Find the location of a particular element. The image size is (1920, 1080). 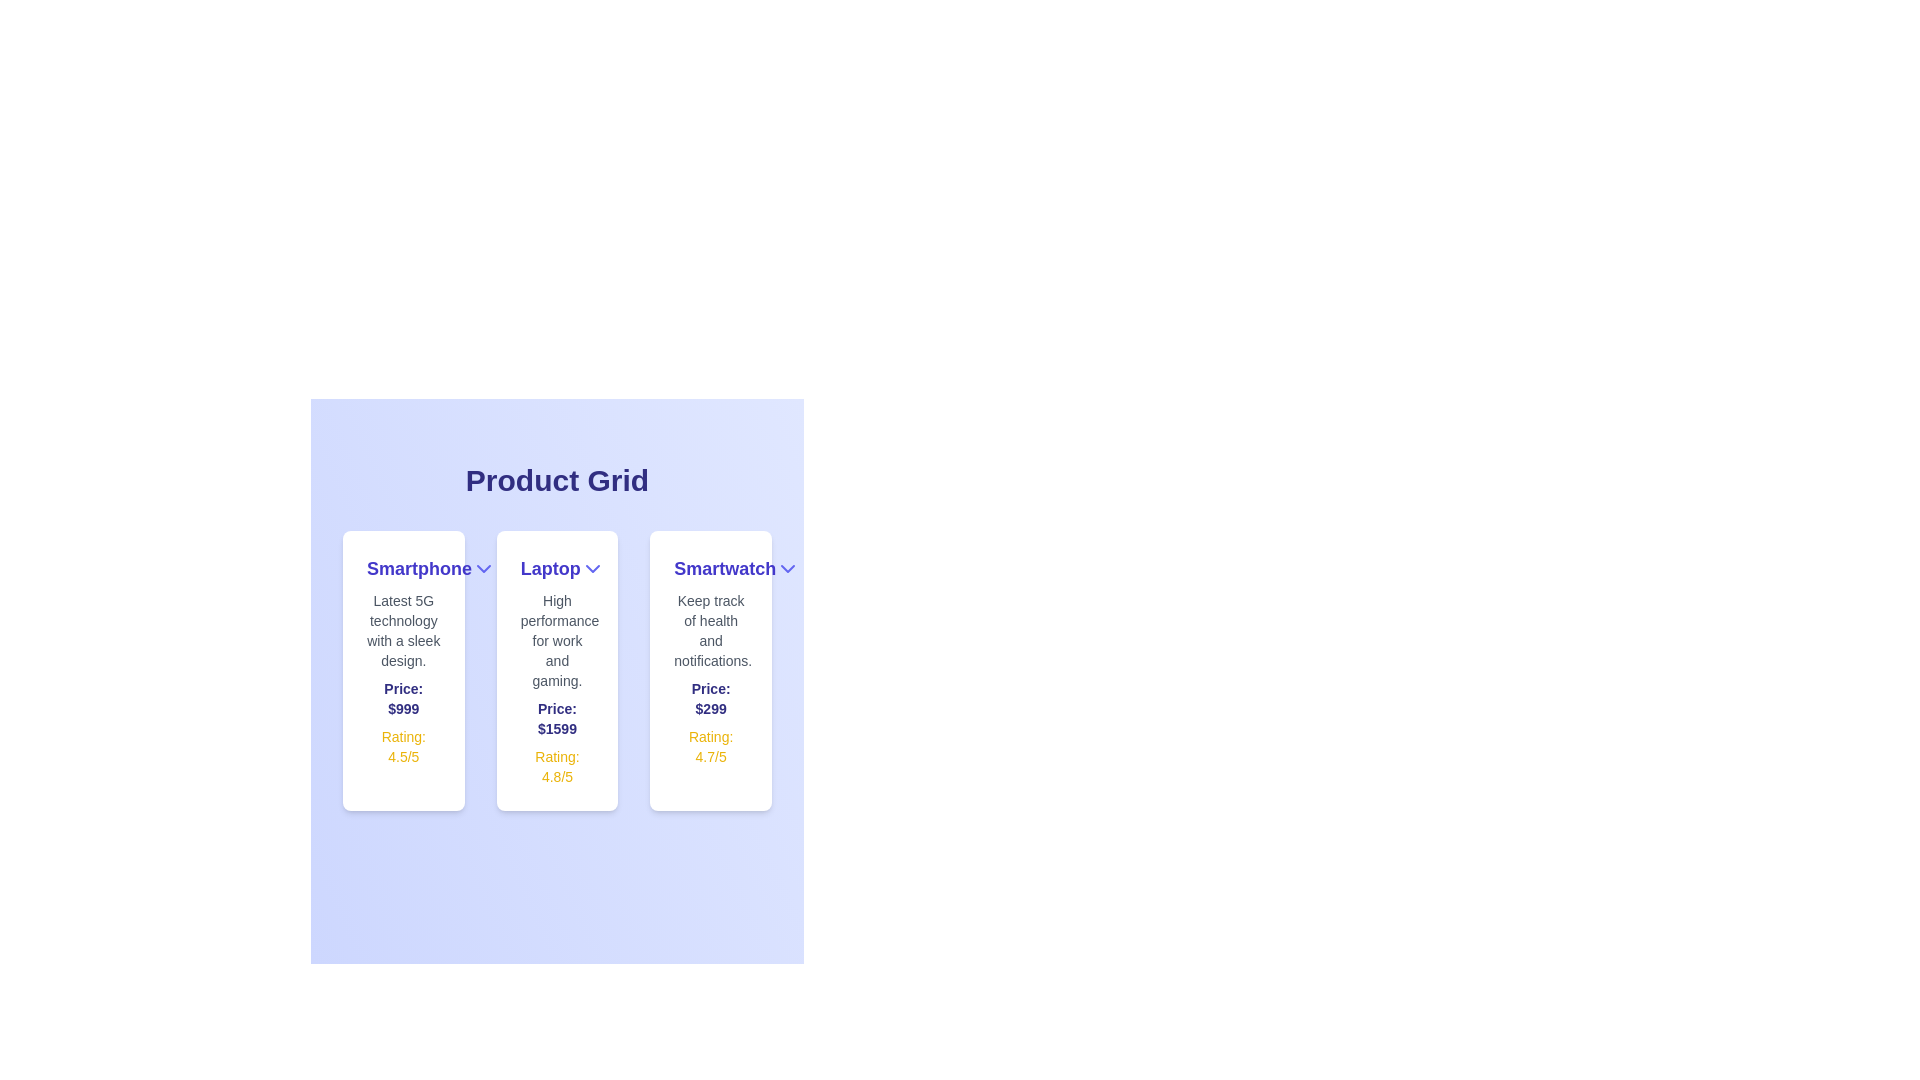

text label displaying 'Latest 5G technology with a sleek design.' located within the 'Smartphone' card, positioned below the title and above the price is located at coordinates (402, 631).